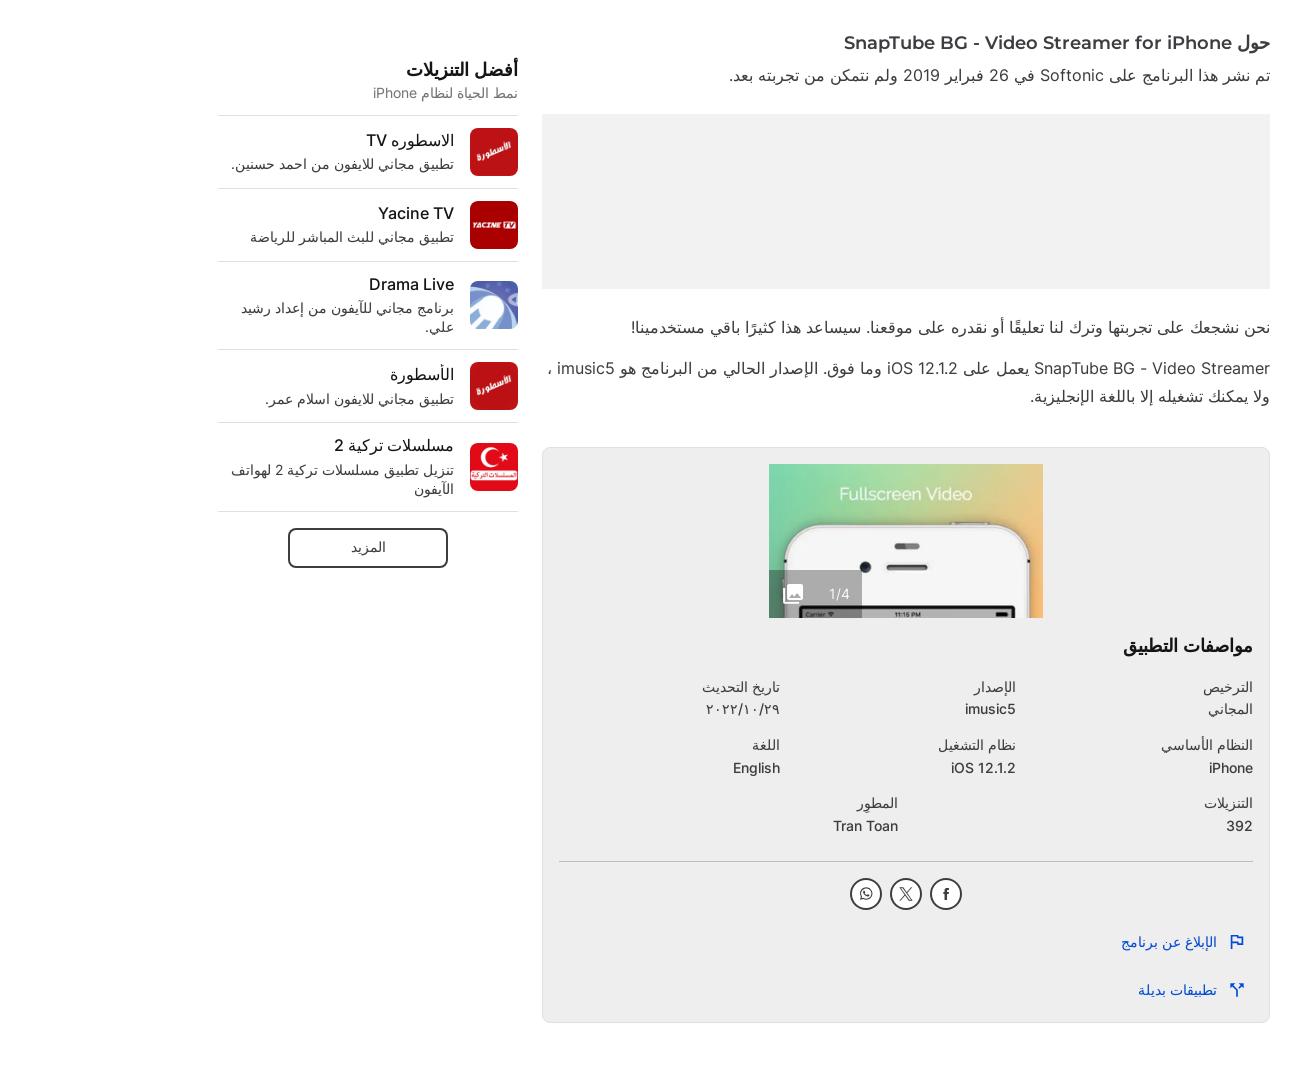 The height and width of the screenshot is (1069, 1294). Describe the element at coordinates (590, 63) in the screenshot. I see `'Motorola by Hubble Connected'` at that location.